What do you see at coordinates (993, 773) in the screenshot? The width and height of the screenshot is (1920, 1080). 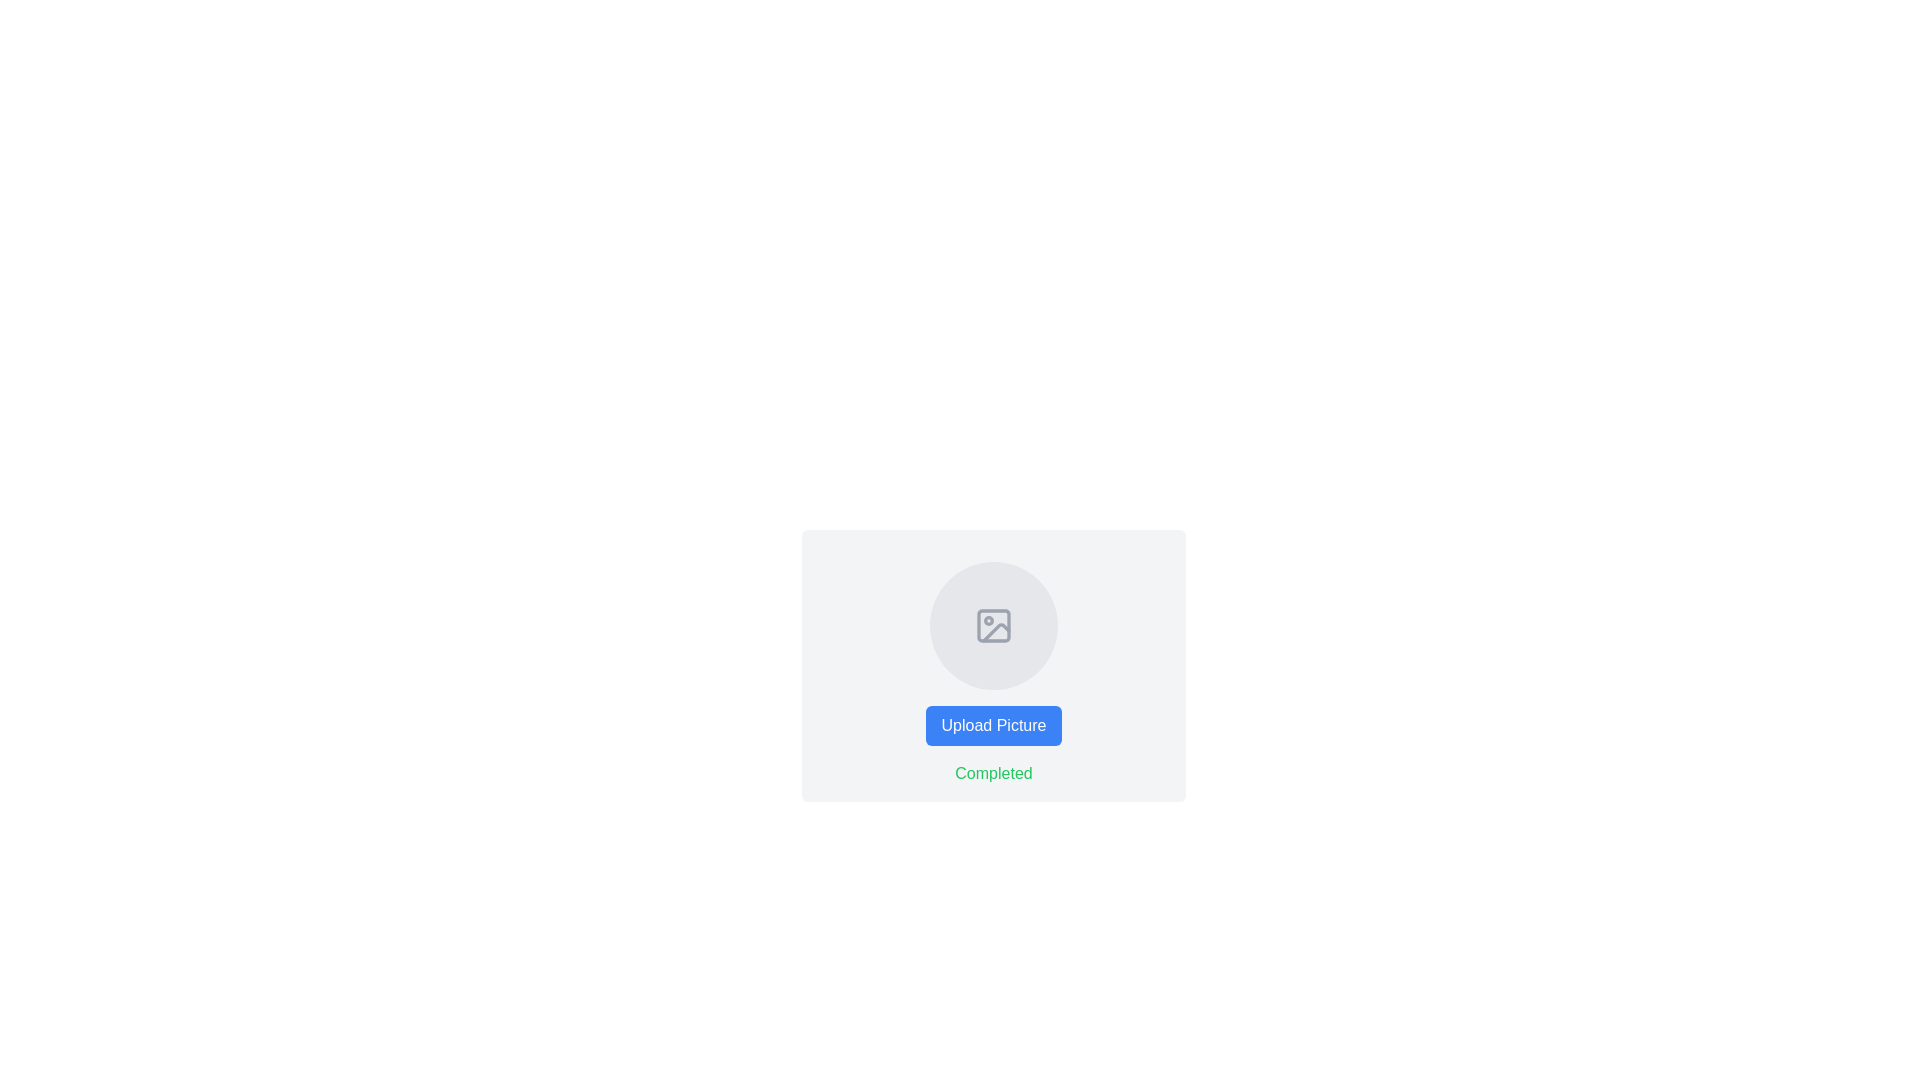 I see `the status indicator text label that informs the user about the successful completion of an action, located beneath the blue 'Upload Picture' button` at bounding box center [993, 773].